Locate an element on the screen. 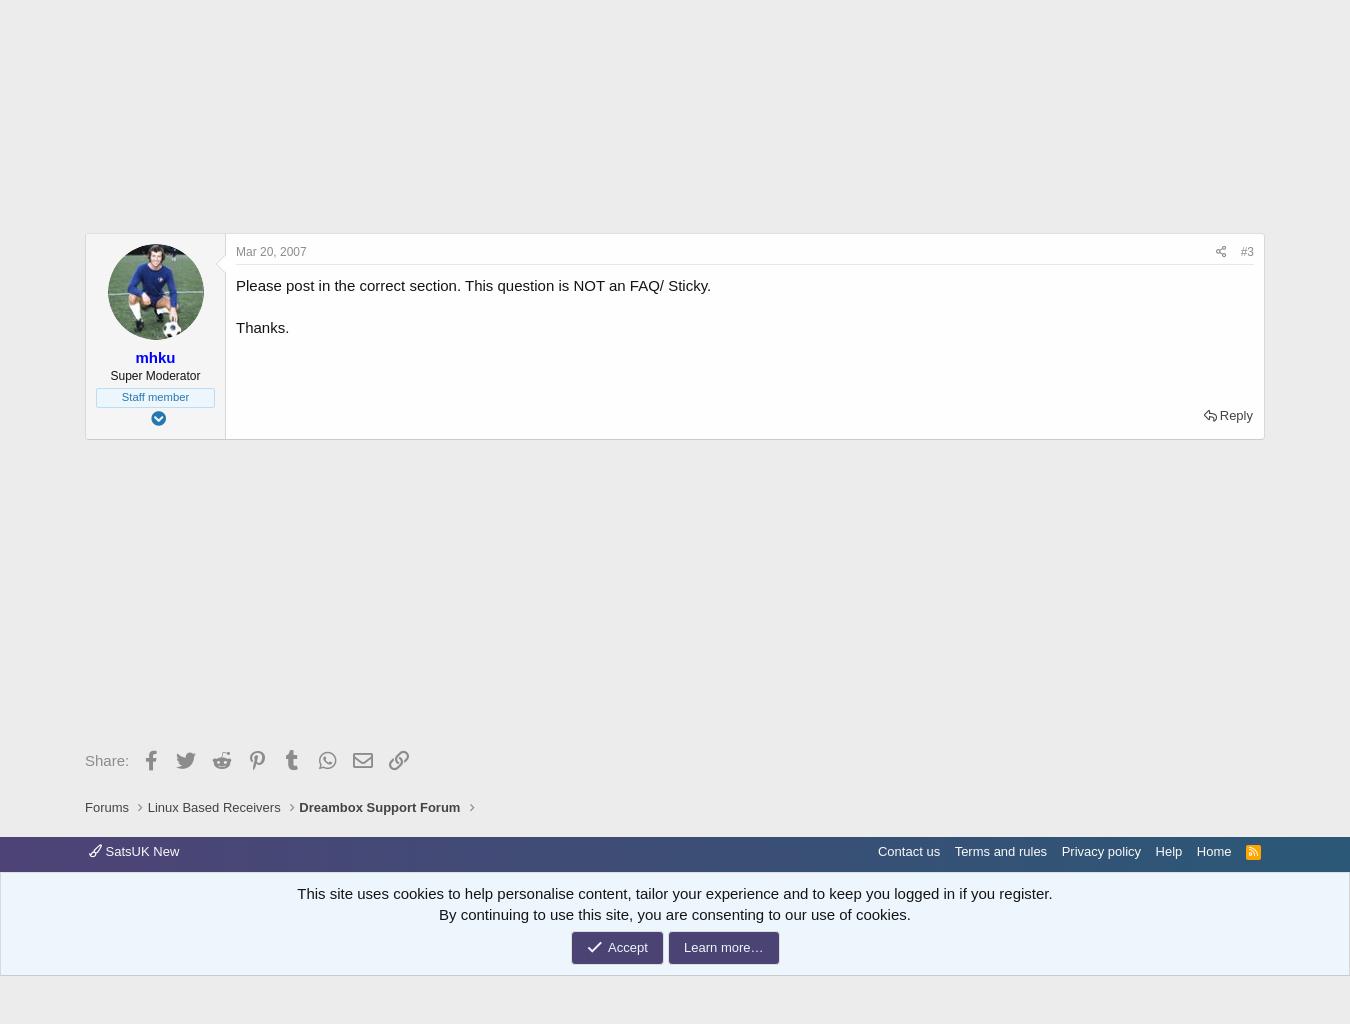  'Please post in the correct section. This question is NOT an FAQ/ Sticky.' is located at coordinates (234, 284).